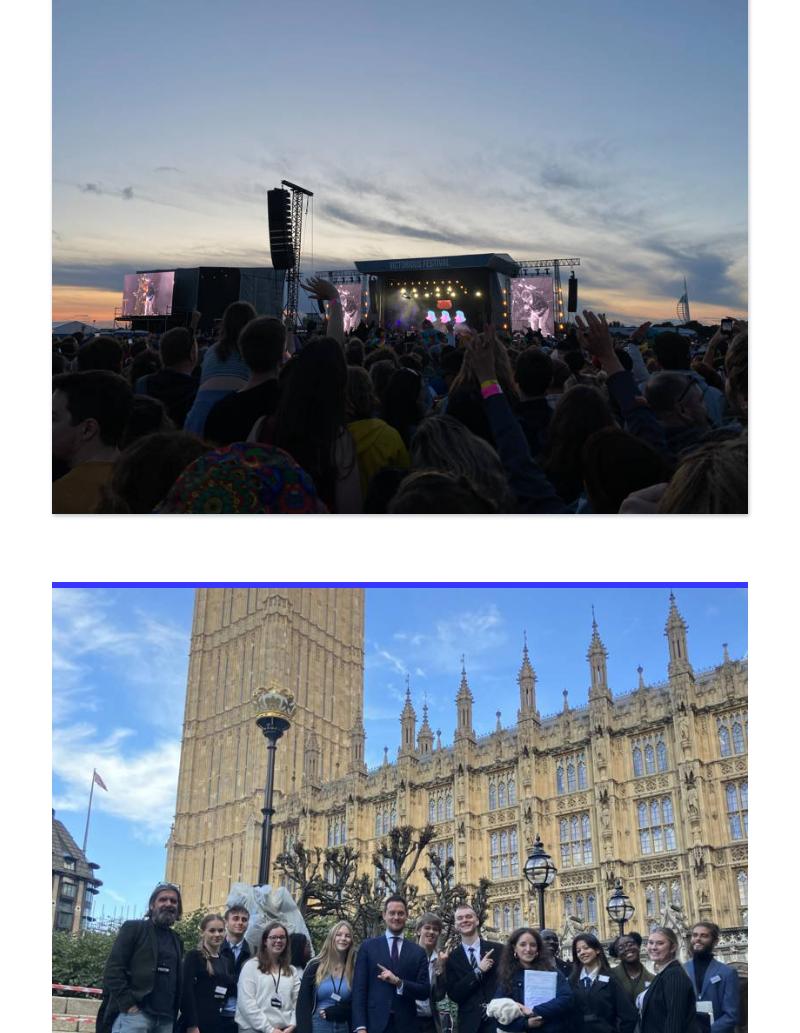 This screenshot has width=800, height=1033. I want to click on 'Sports Centre', so click(114, 286).